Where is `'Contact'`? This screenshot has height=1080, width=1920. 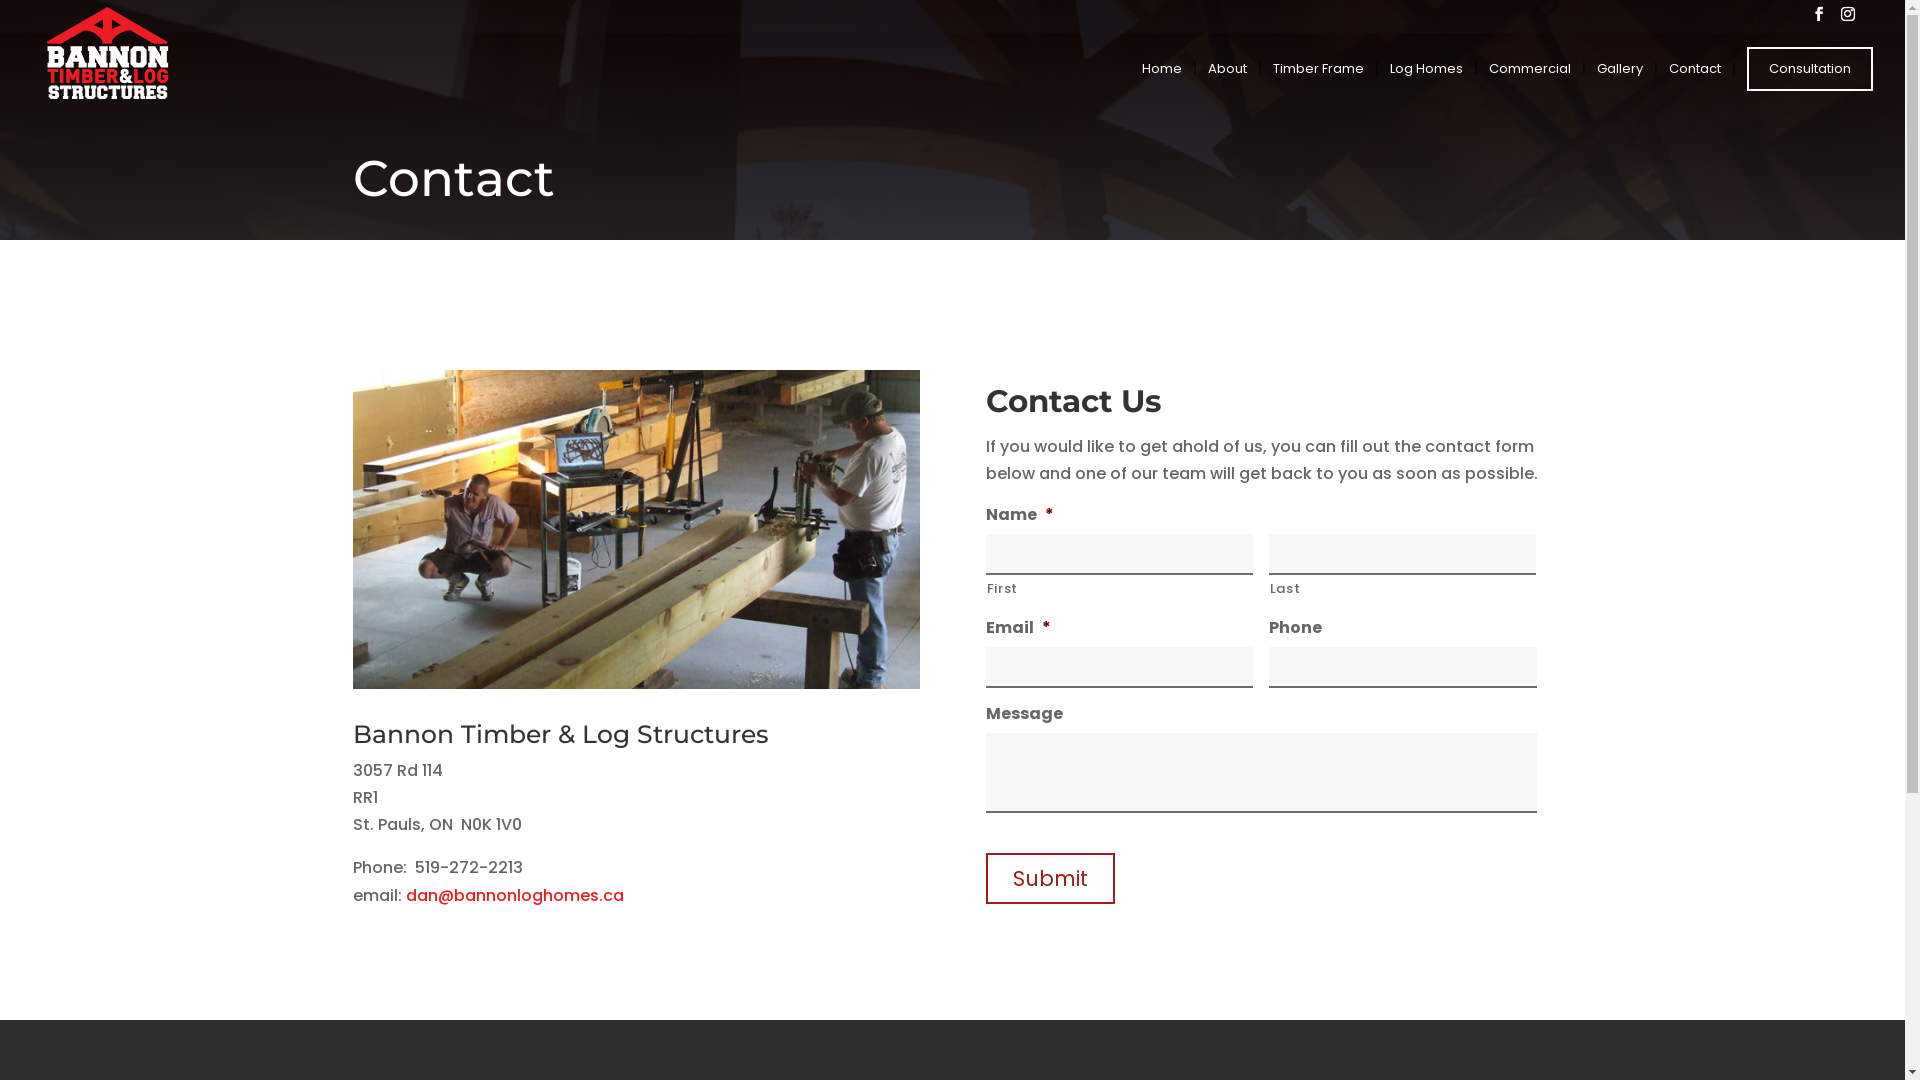
'Contact' is located at coordinates (1693, 82).